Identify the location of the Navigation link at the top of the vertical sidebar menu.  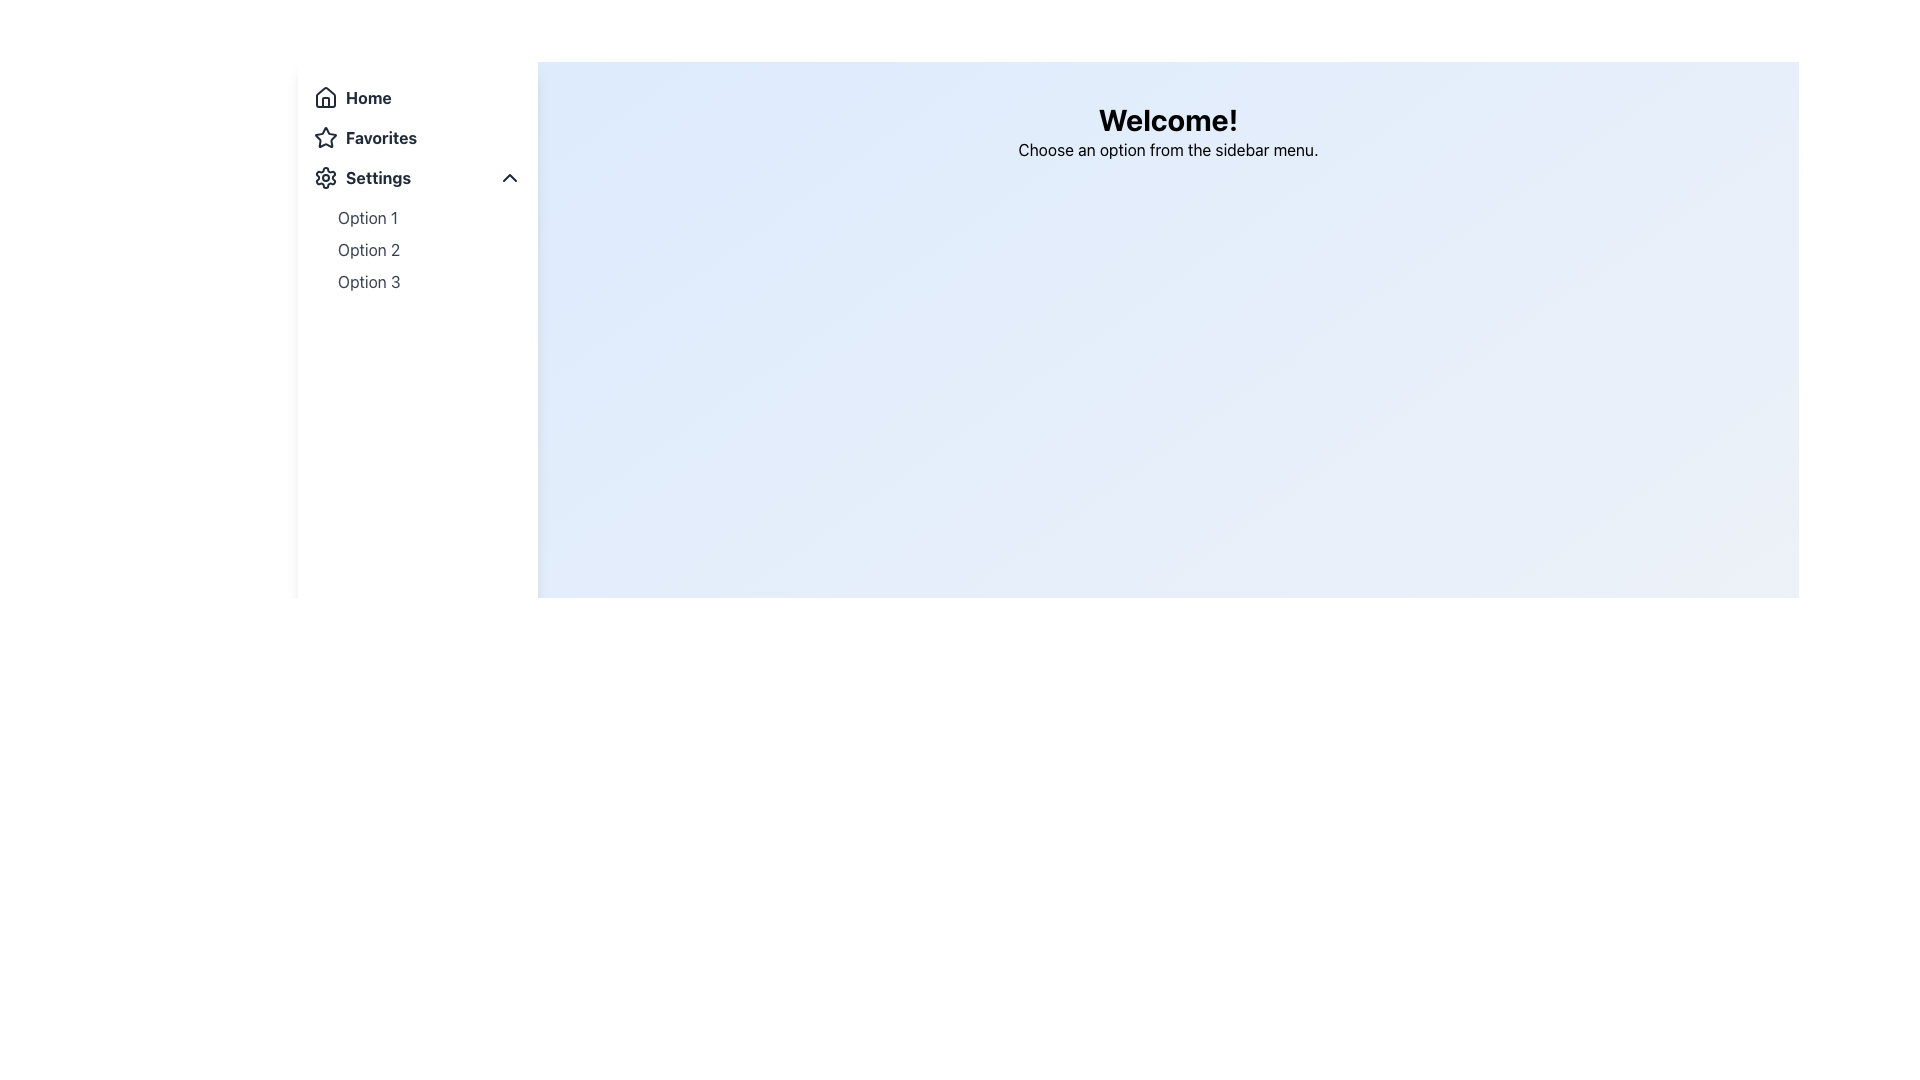
(416, 97).